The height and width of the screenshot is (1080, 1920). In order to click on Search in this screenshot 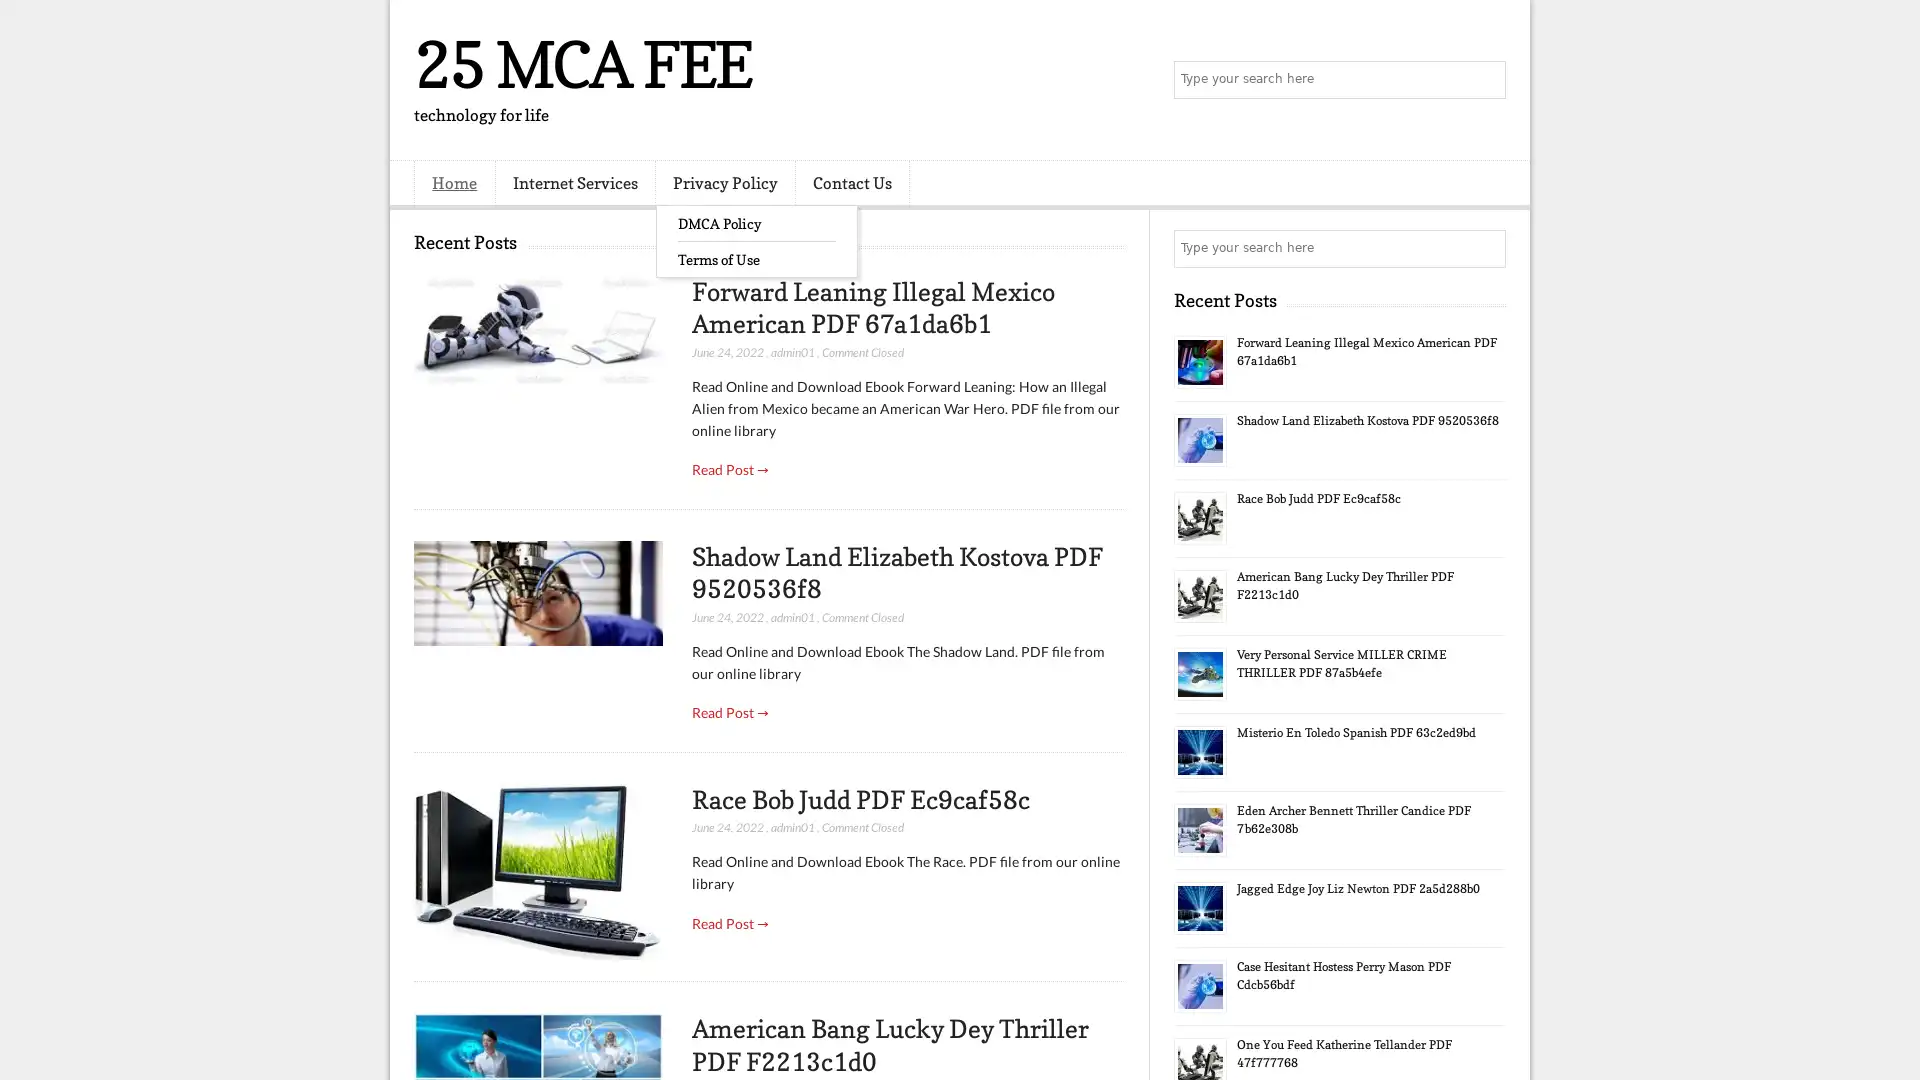, I will do `click(1485, 80)`.